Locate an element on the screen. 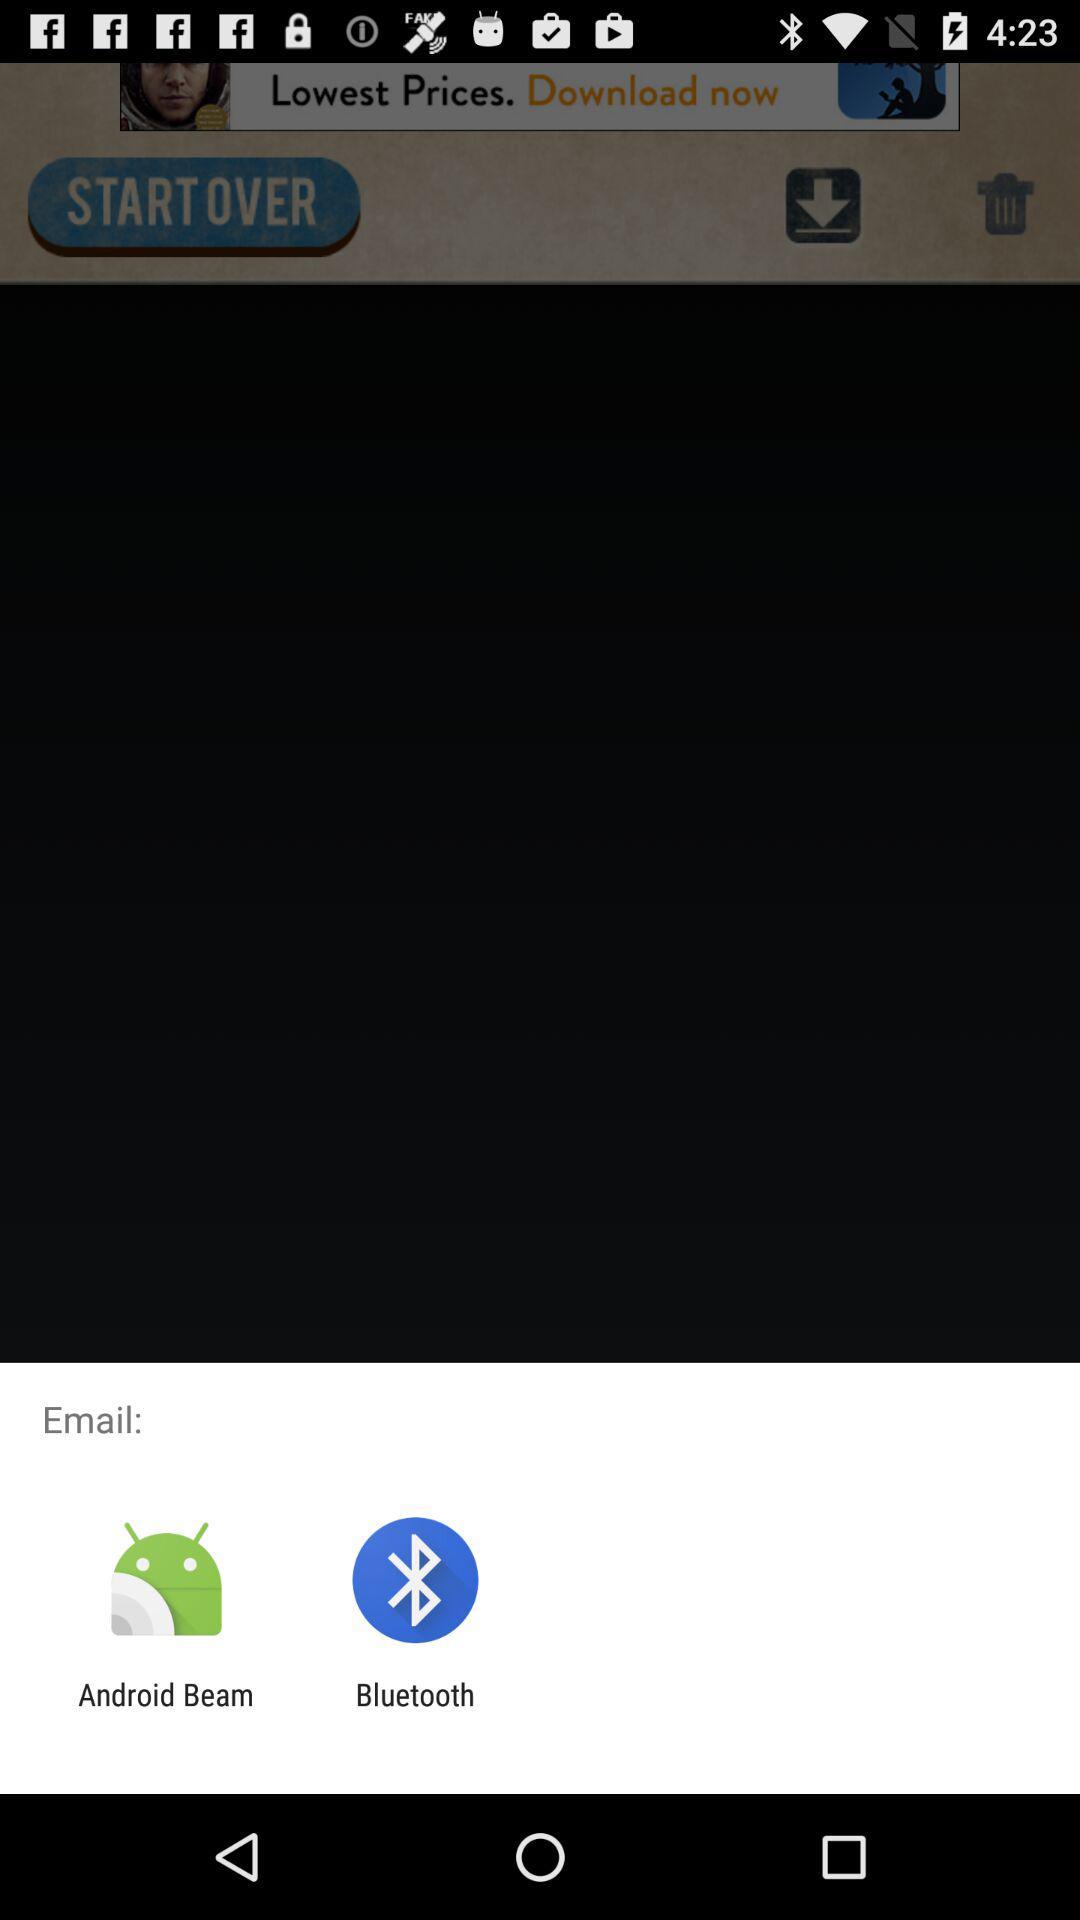 The height and width of the screenshot is (1920, 1080). icon next to bluetooth is located at coordinates (165, 1711).